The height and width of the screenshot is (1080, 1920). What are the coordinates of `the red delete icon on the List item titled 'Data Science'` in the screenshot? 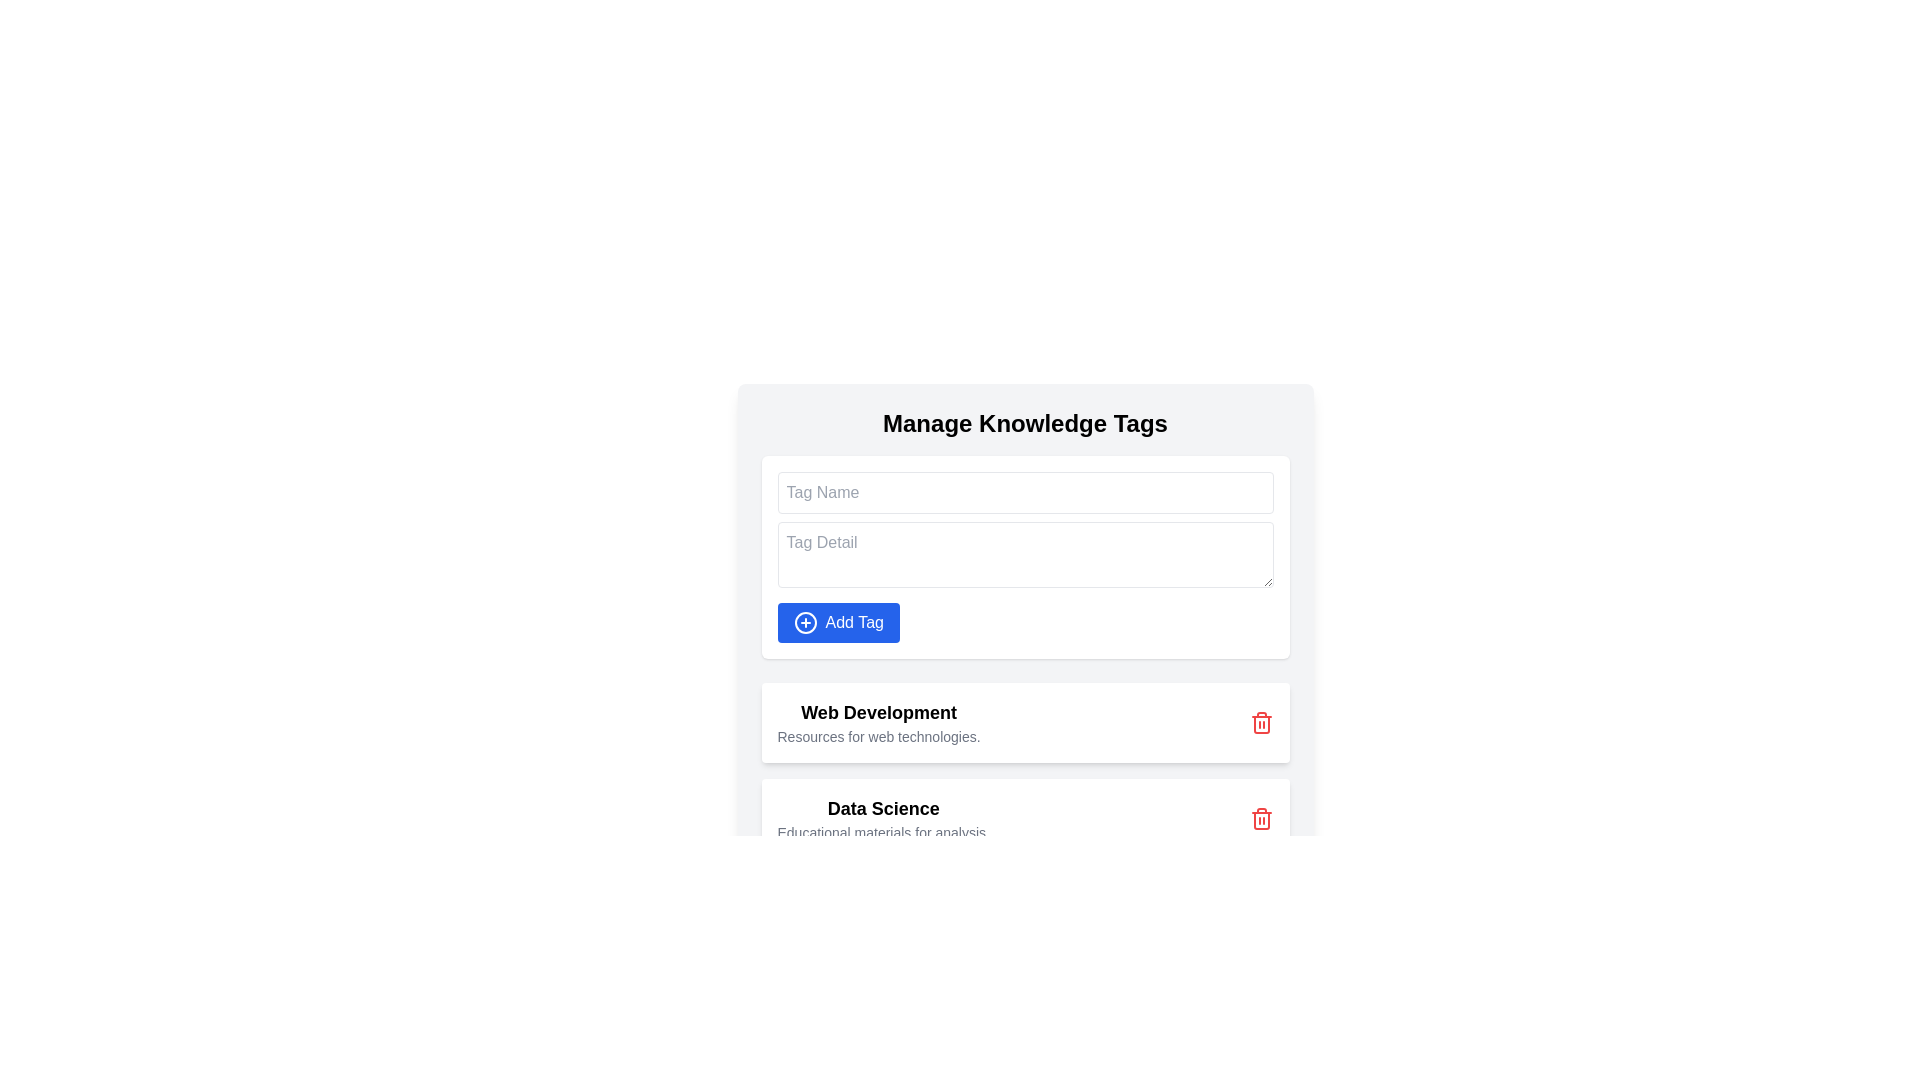 It's located at (1025, 818).